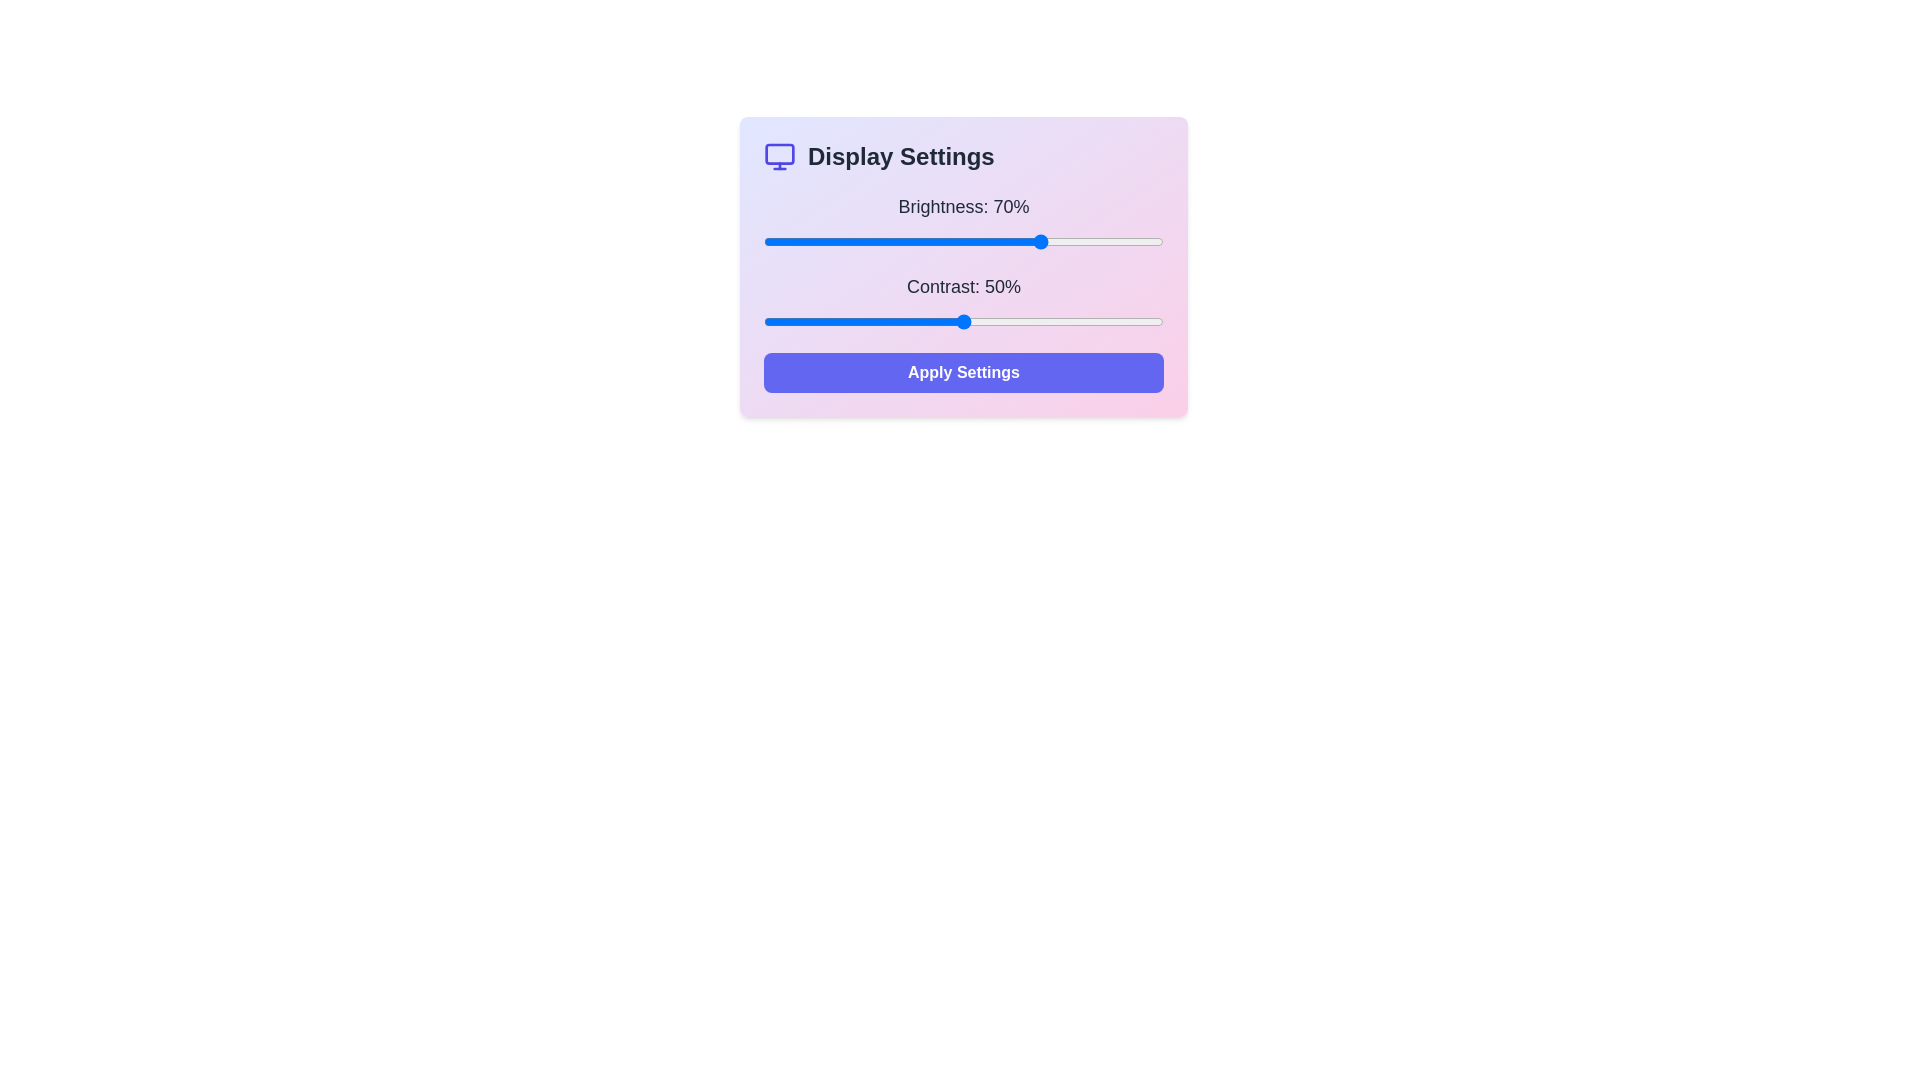 Image resolution: width=1920 pixels, height=1080 pixels. What do you see at coordinates (1143, 320) in the screenshot?
I see `the contrast slider to 95%` at bounding box center [1143, 320].